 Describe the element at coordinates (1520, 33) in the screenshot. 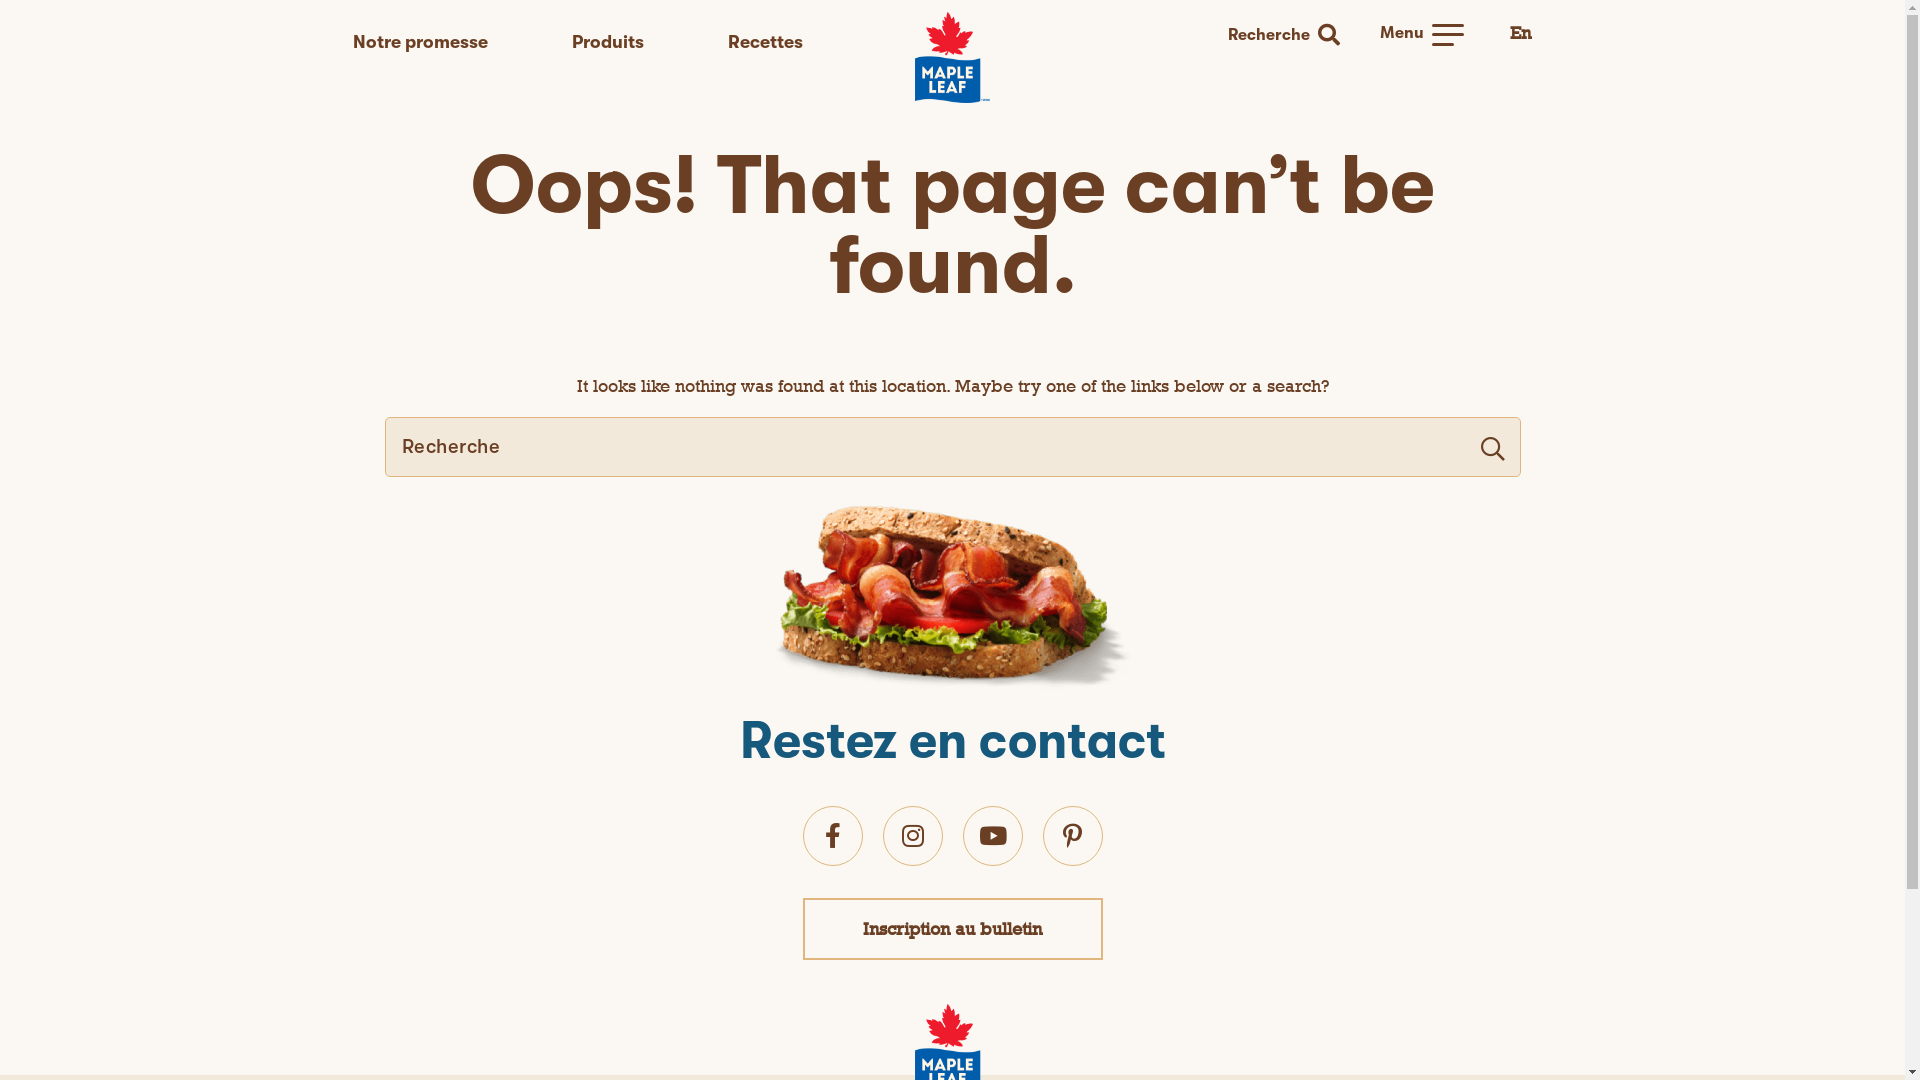

I see `'En'` at that location.